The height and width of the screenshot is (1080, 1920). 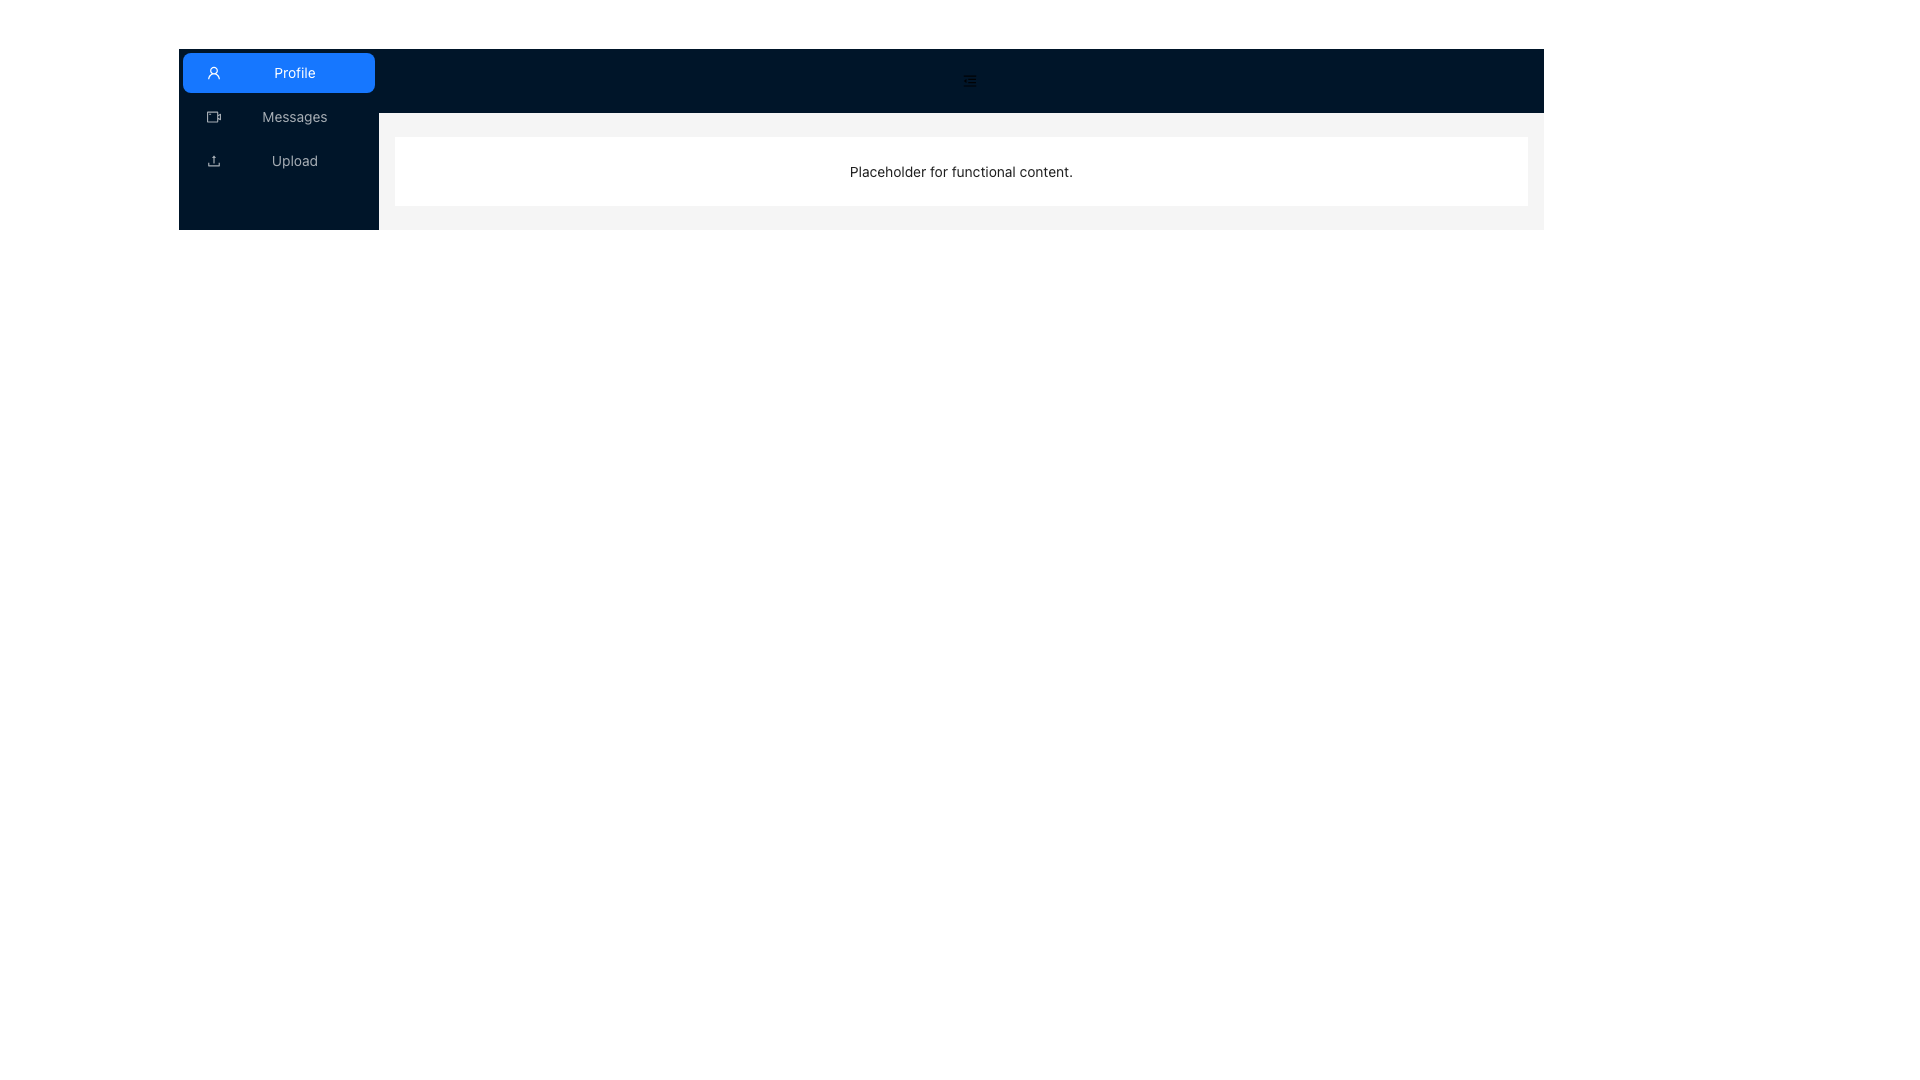 I want to click on the third menu item located in the vertical navigation menu on the left side of the interface, so click(x=277, y=160).